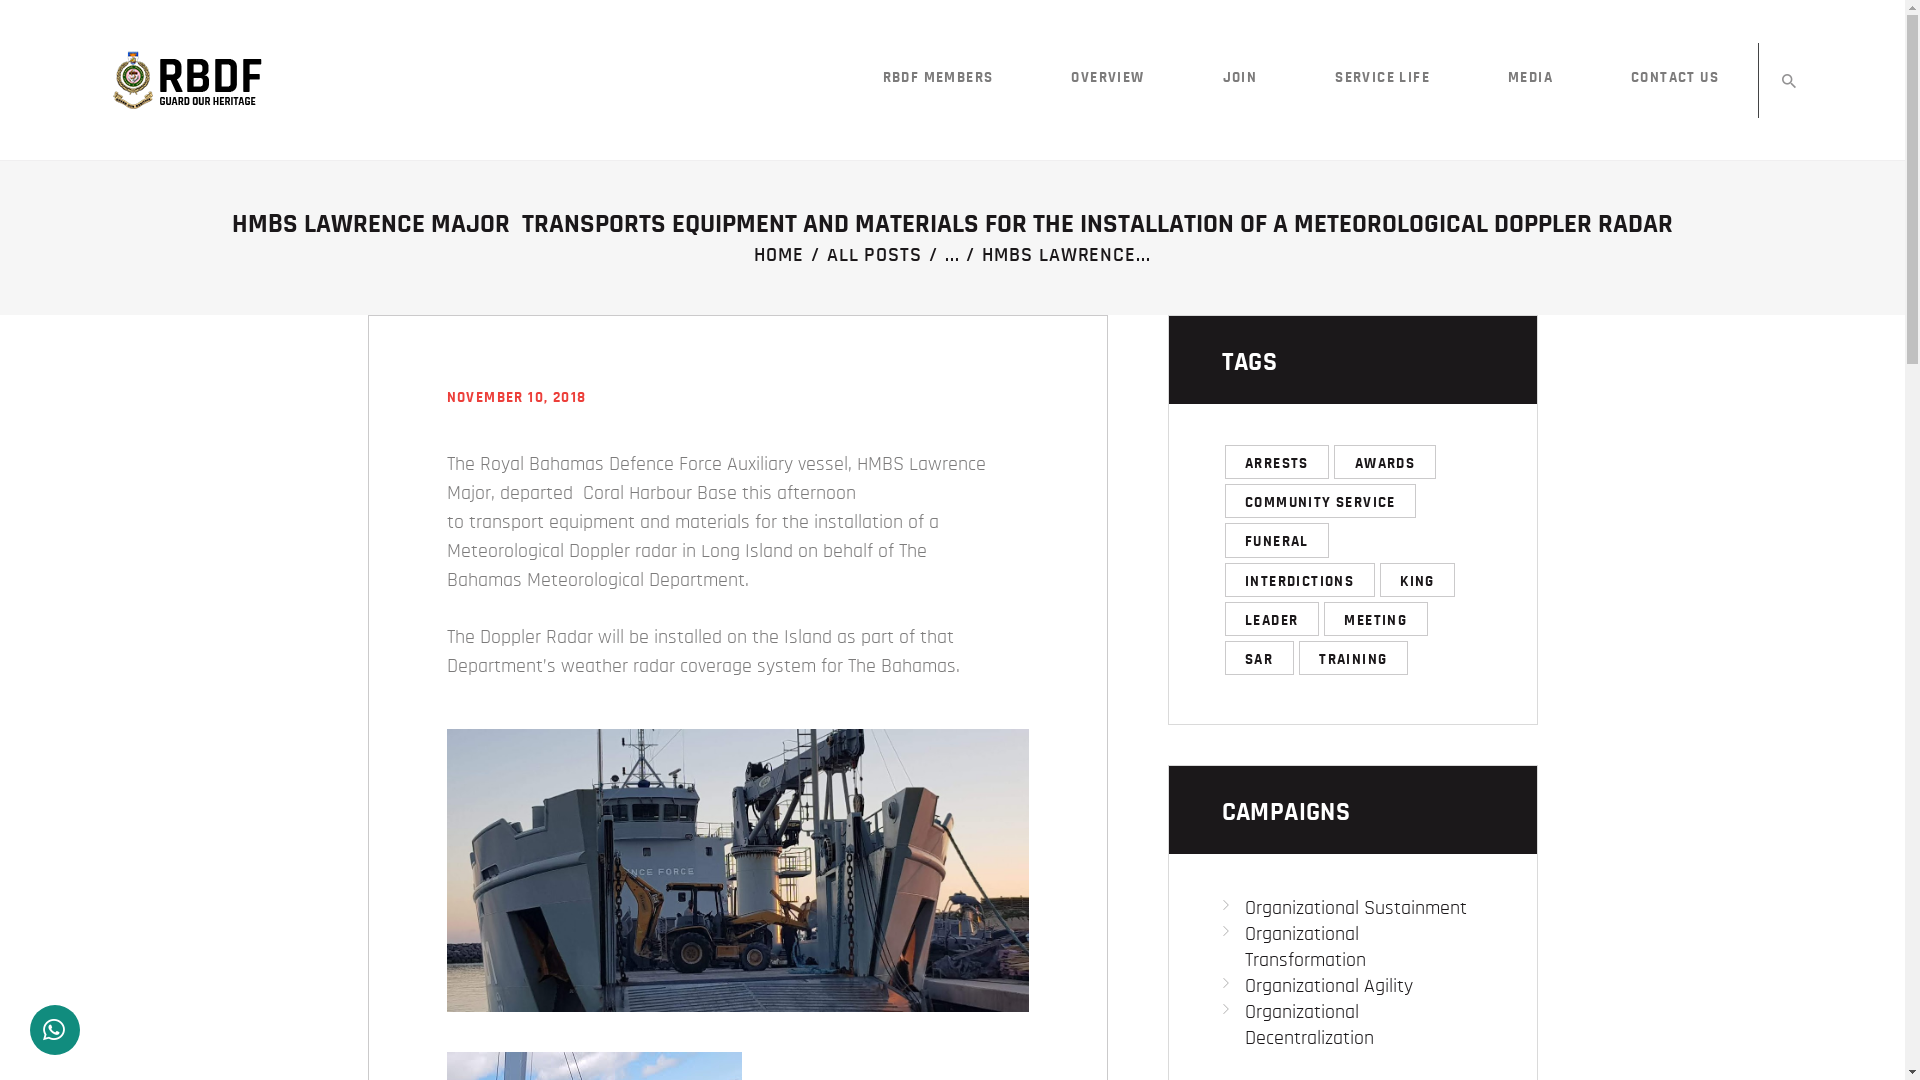  Describe the element at coordinates (1270, 617) in the screenshot. I see `'LEADER'` at that location.